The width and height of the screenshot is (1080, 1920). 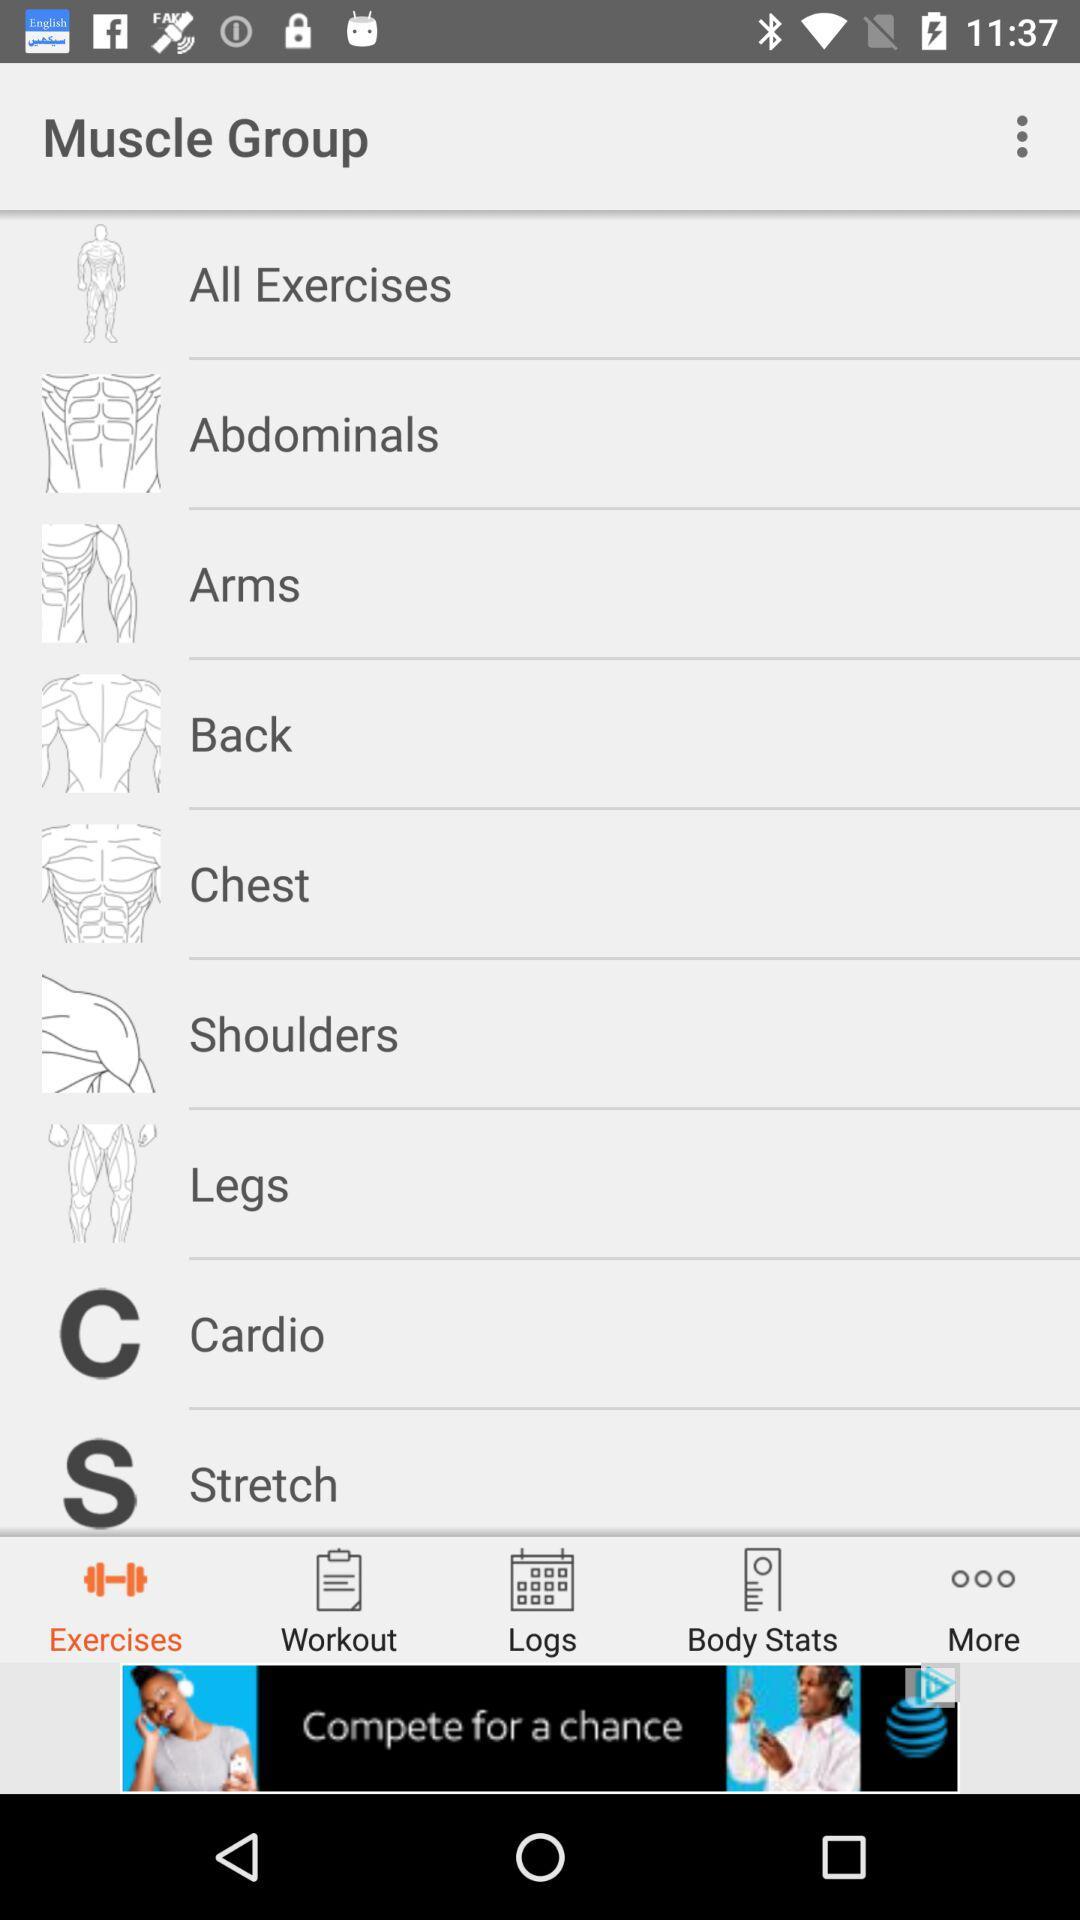 What do you see at coordinates (540, 1727) in the screenshot?
I see `advertisement` at bounding box center [540, 1727].